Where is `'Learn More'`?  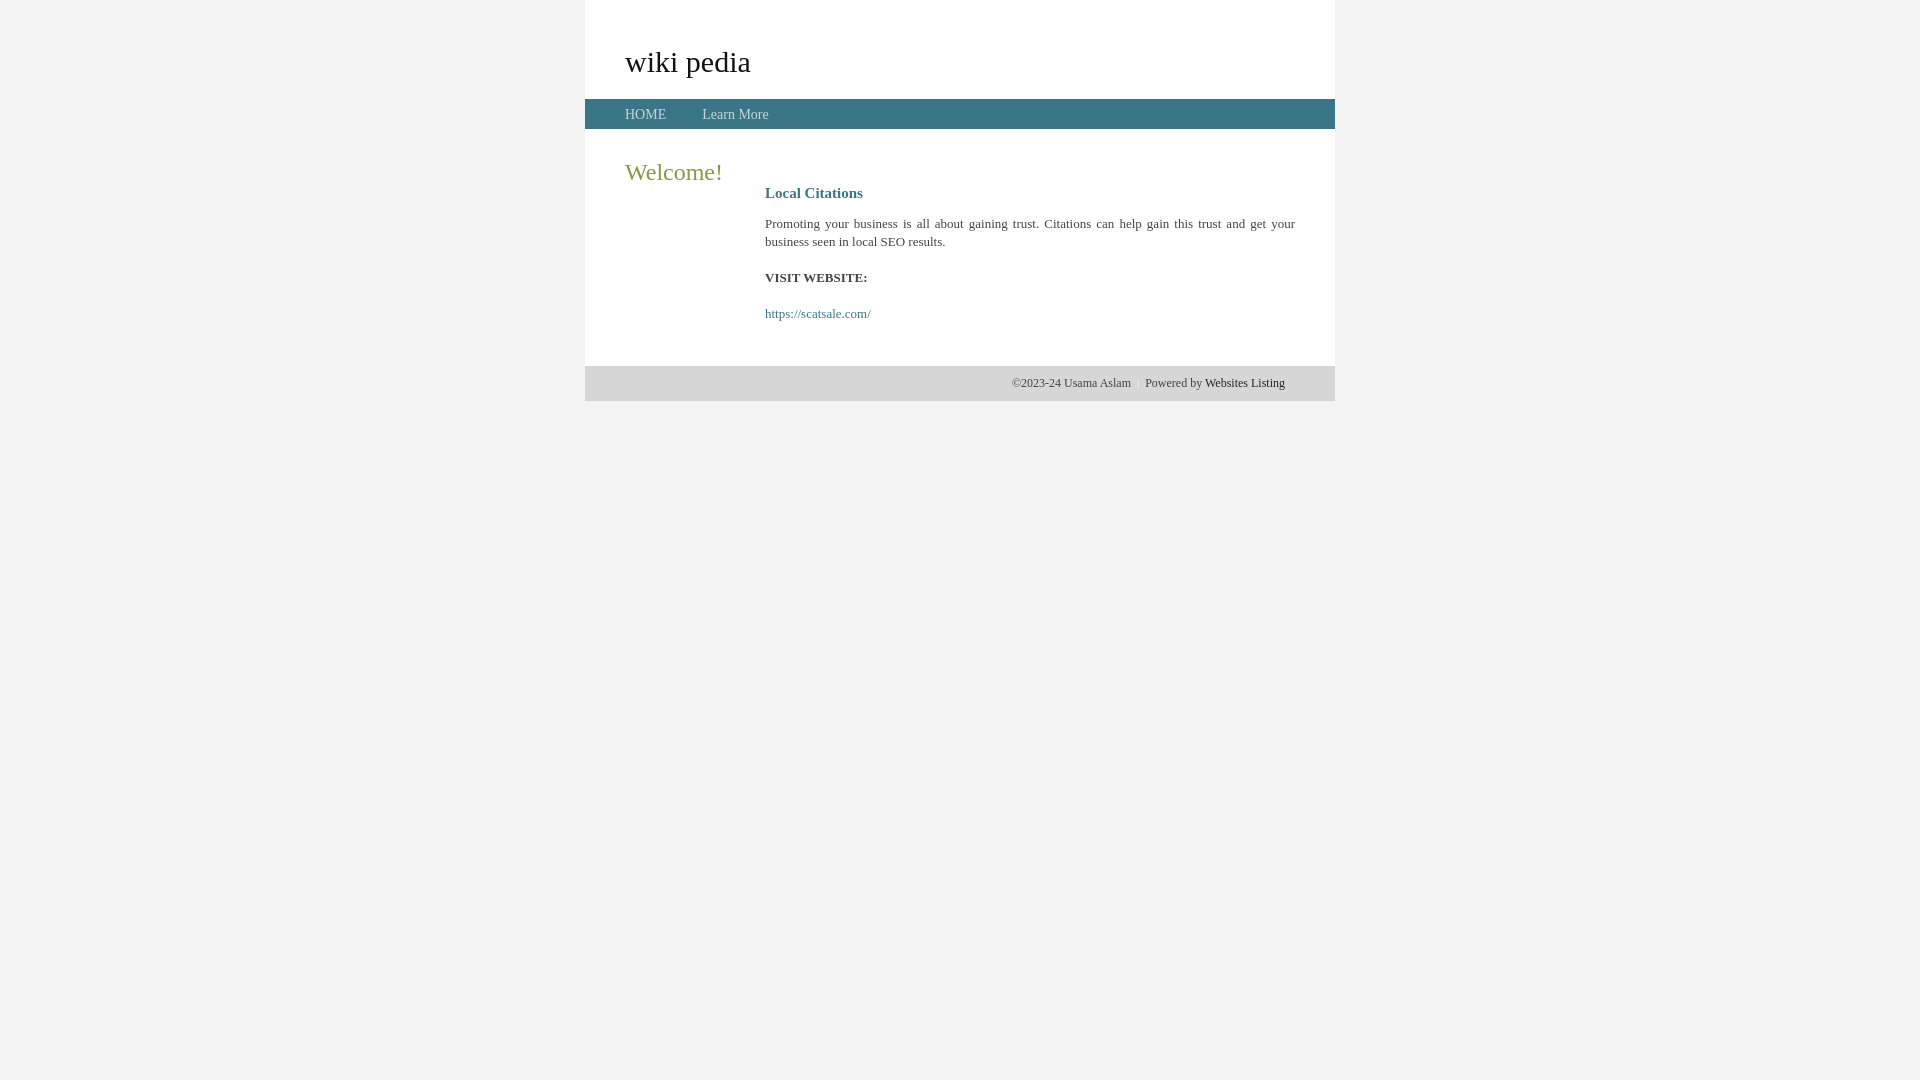
'Learn More' is located at coordinates (733, 114).